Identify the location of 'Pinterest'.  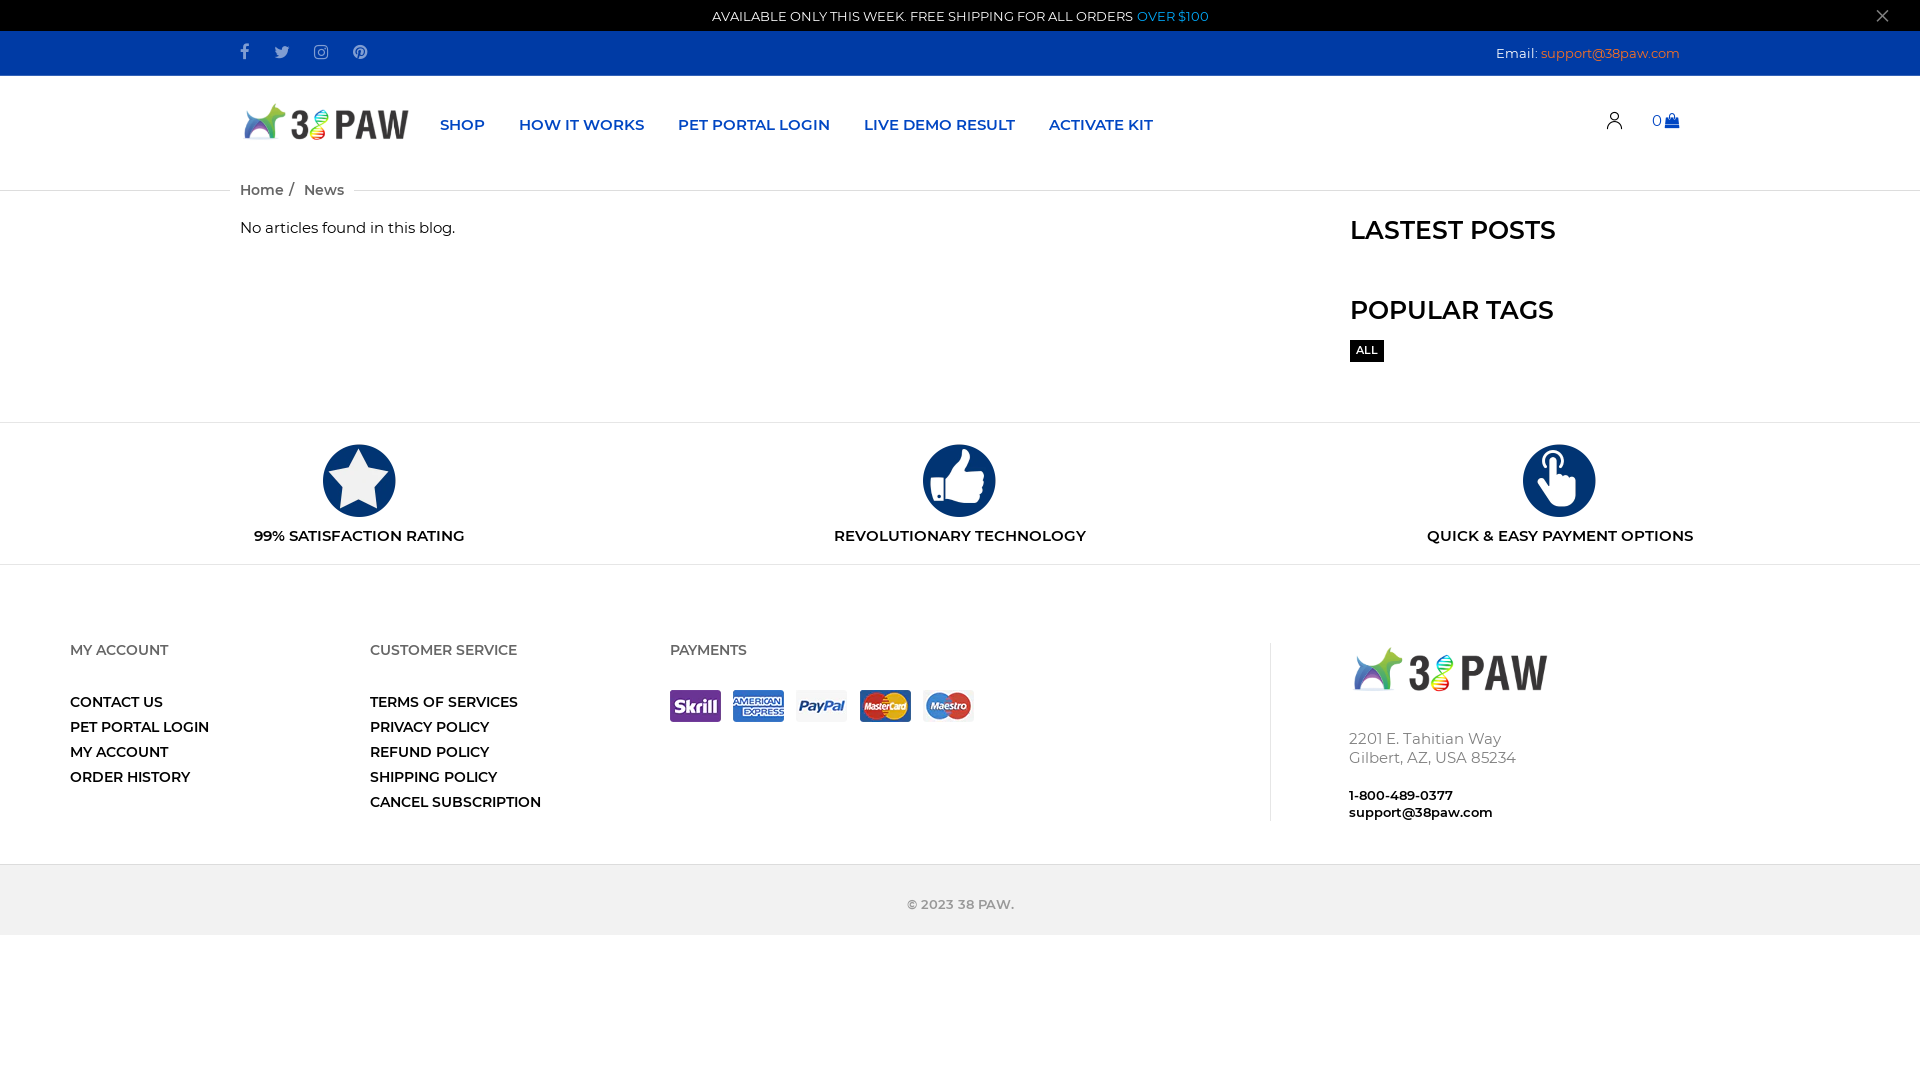
(360, 52).